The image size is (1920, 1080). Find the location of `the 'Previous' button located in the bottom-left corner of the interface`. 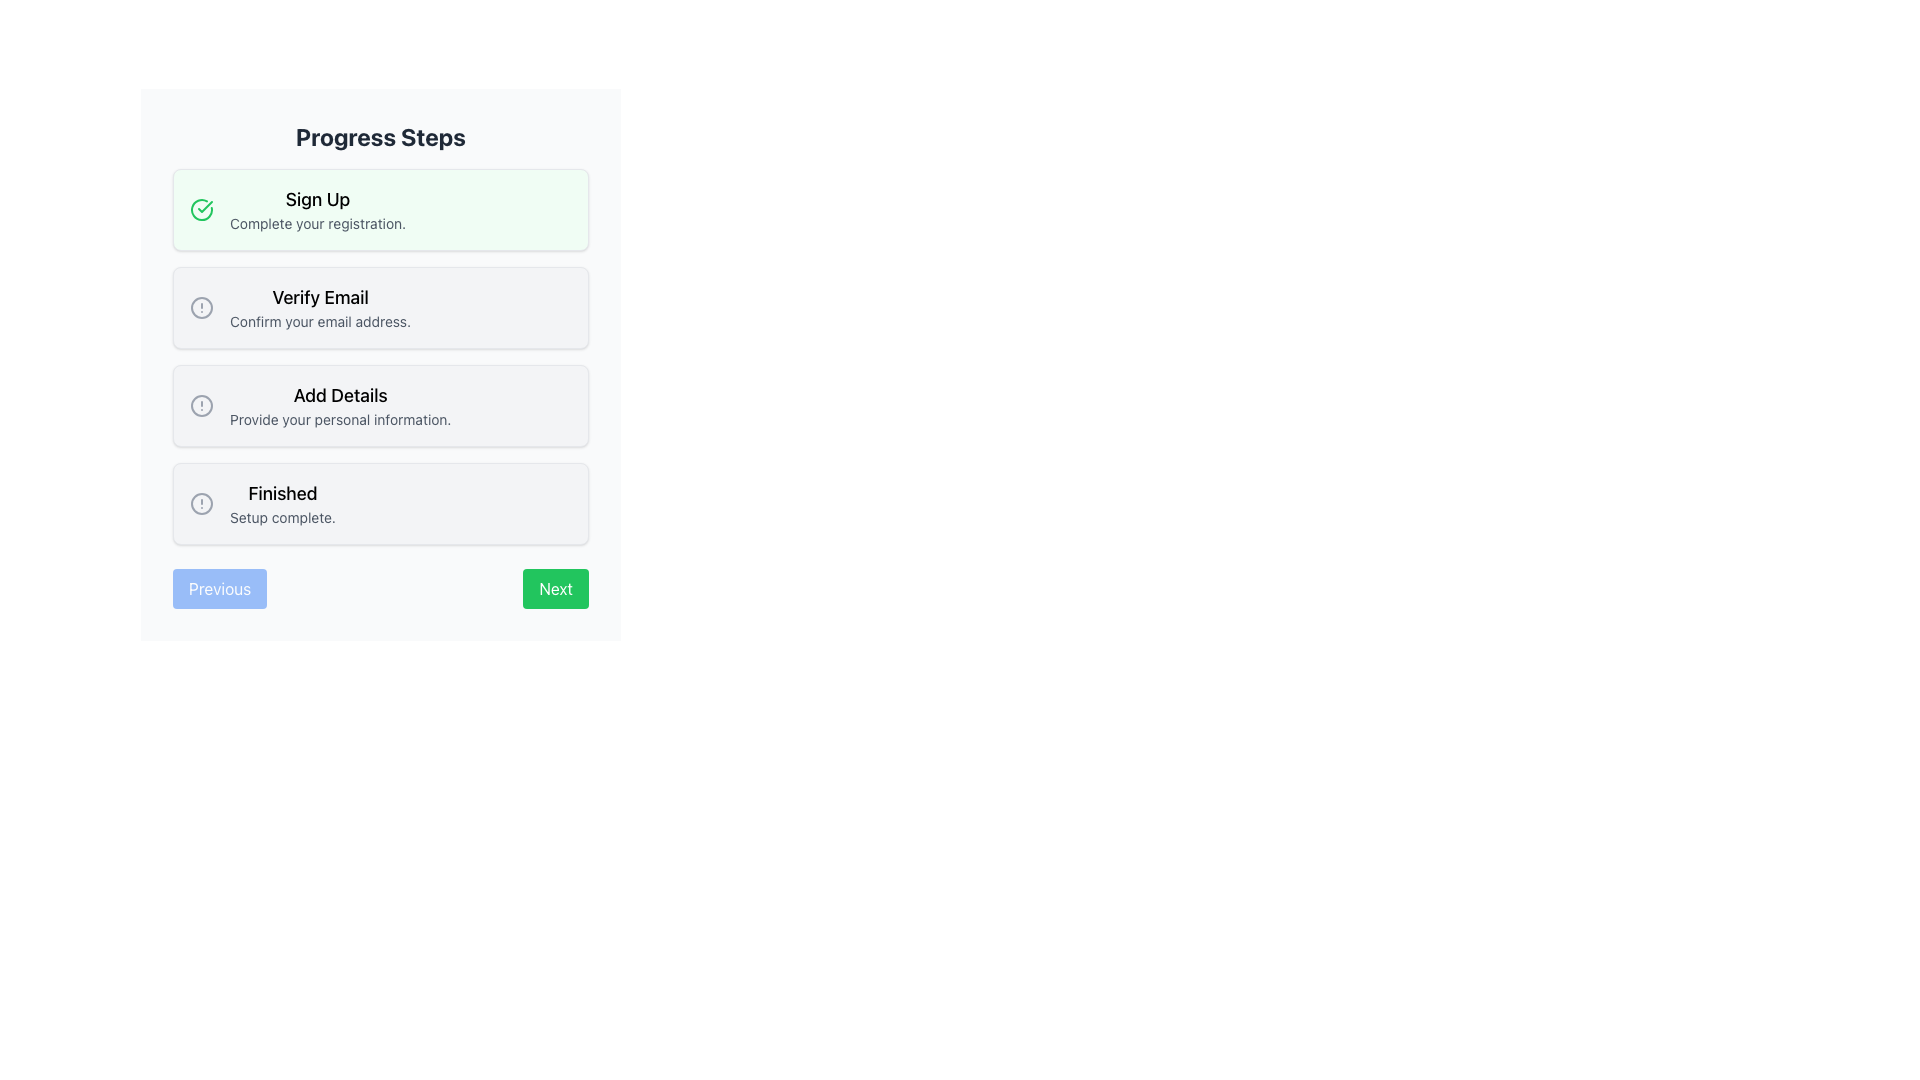

the 'Previous' button located in the bottom-left corner of the interface is located at coordinates (220, 588).